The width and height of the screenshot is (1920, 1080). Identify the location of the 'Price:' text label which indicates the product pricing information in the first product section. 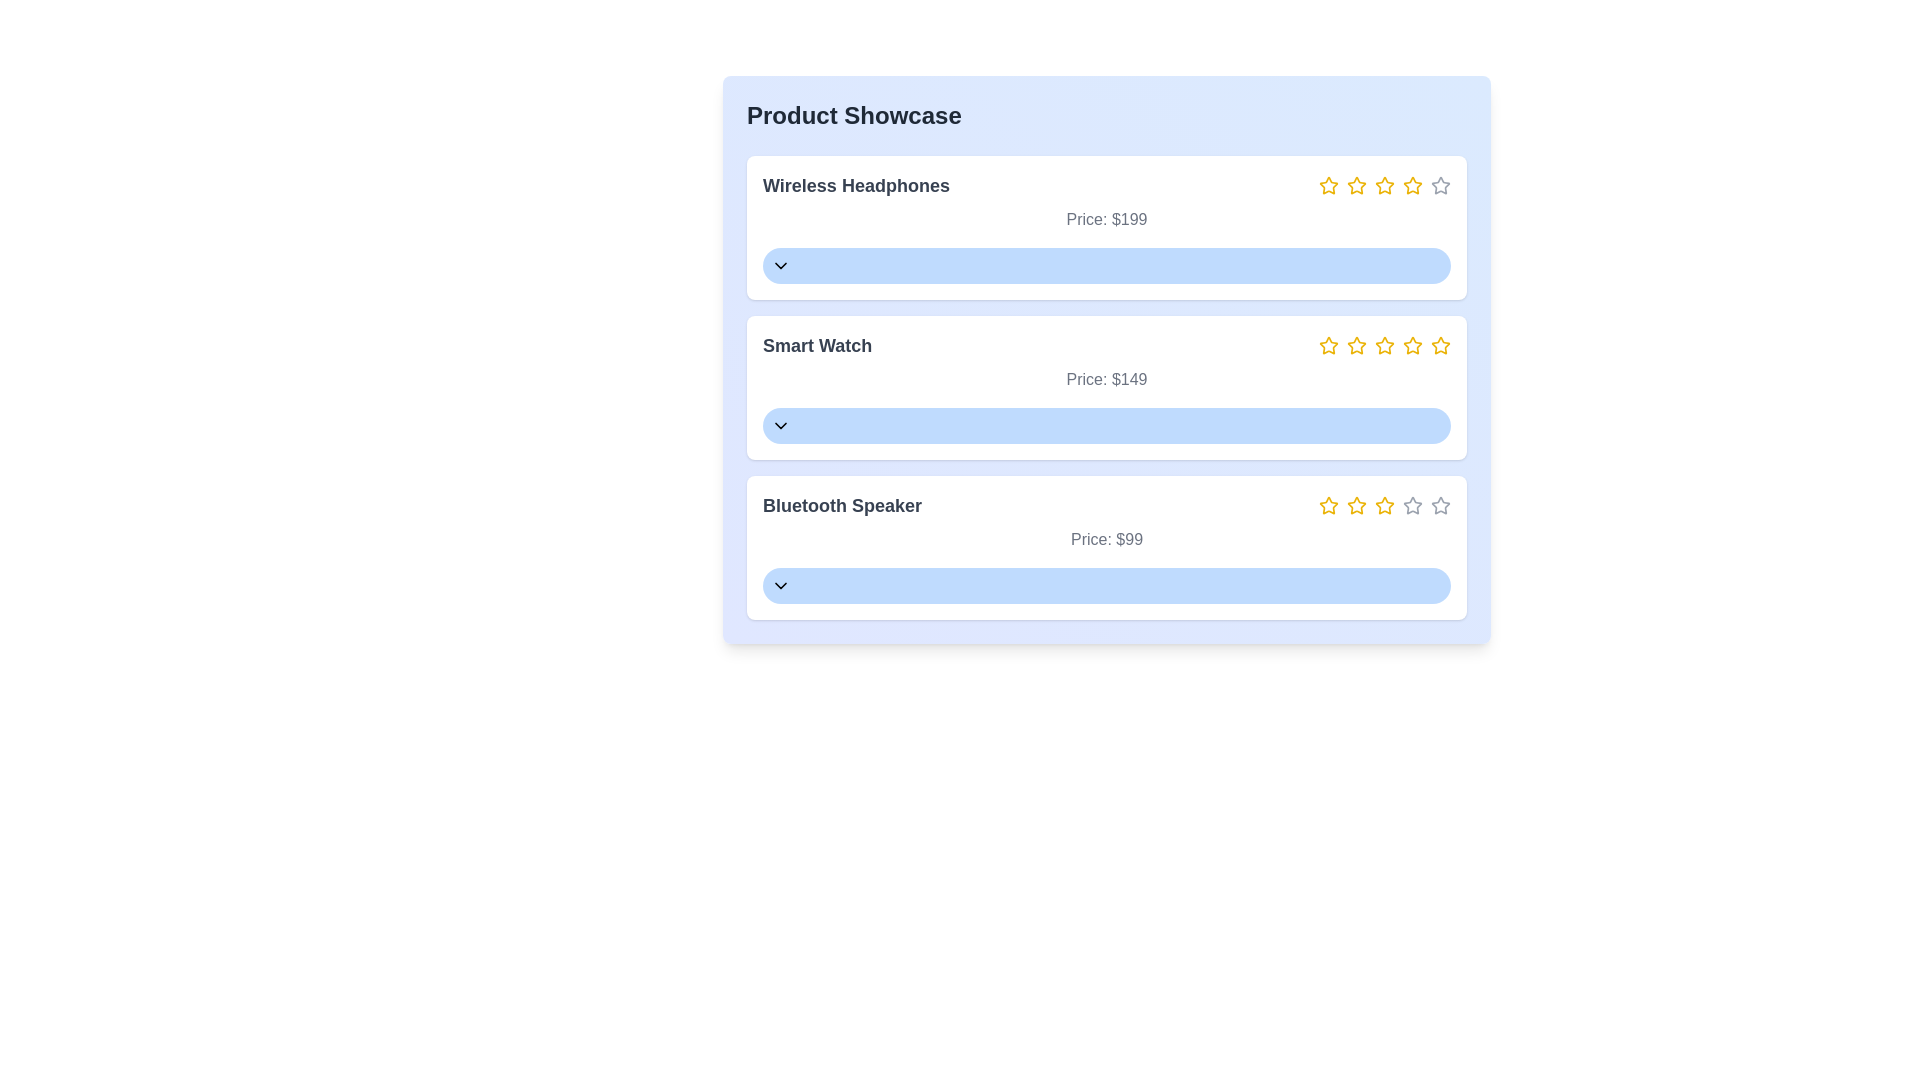
(1085, 219).